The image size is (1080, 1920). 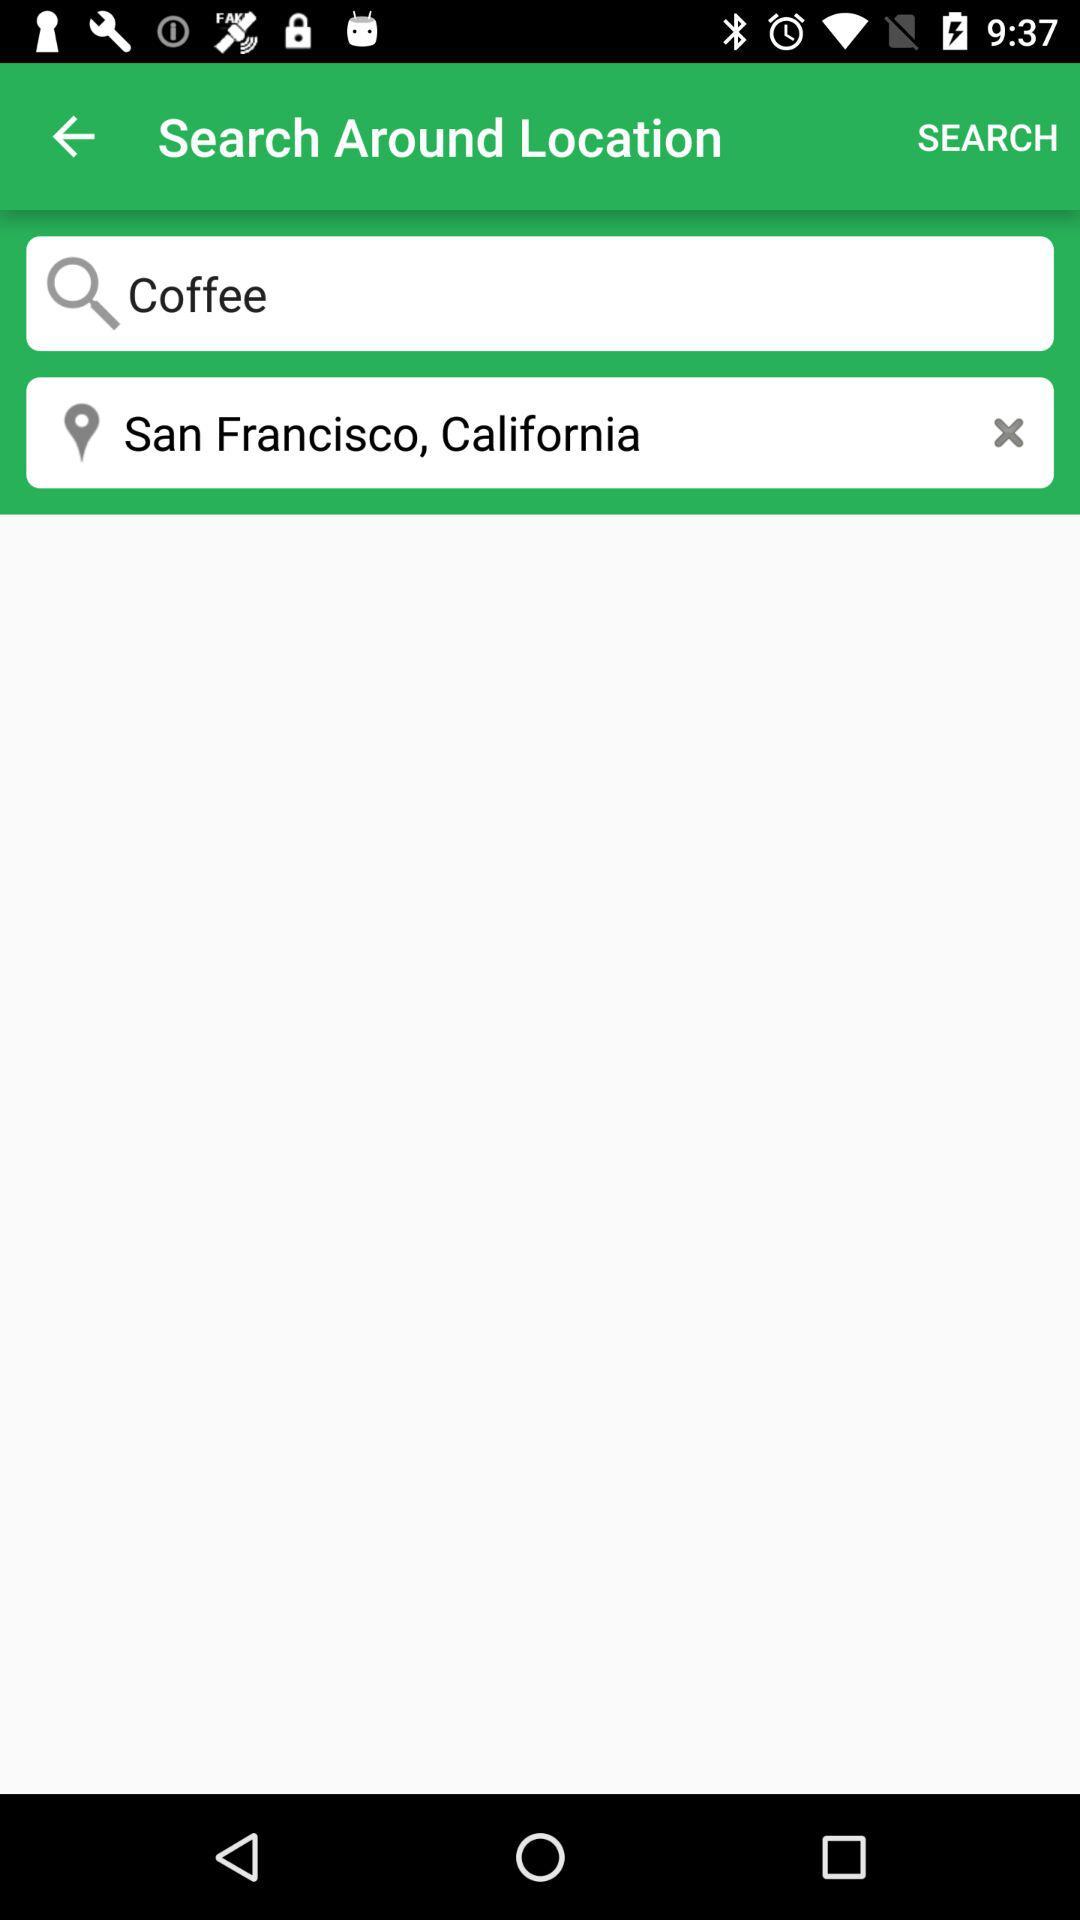 What do you see at coordinates (72, 135) in the screenshot?
I see `item to the left of search around location item` at bounding box center [72, 135].